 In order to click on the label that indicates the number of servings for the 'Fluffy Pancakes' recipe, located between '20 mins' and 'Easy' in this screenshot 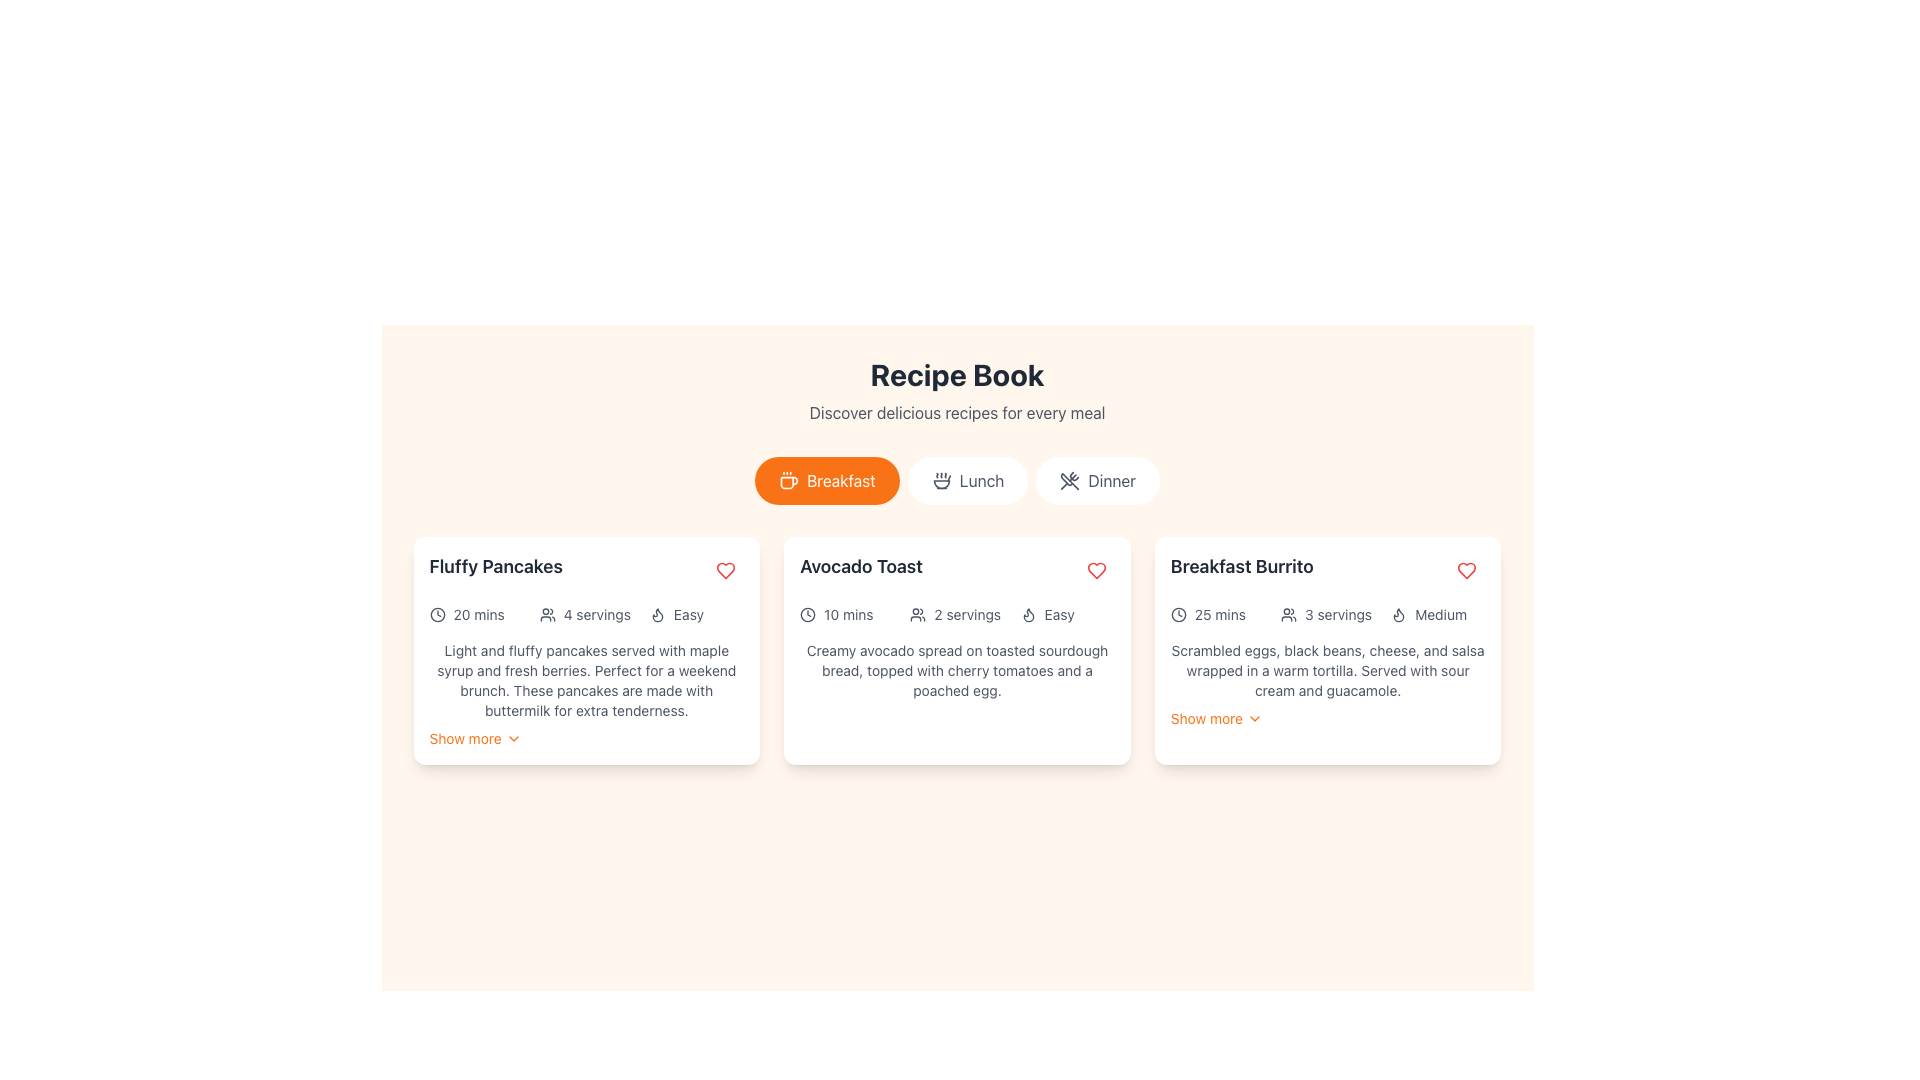, I will do `click(585, 613)`.